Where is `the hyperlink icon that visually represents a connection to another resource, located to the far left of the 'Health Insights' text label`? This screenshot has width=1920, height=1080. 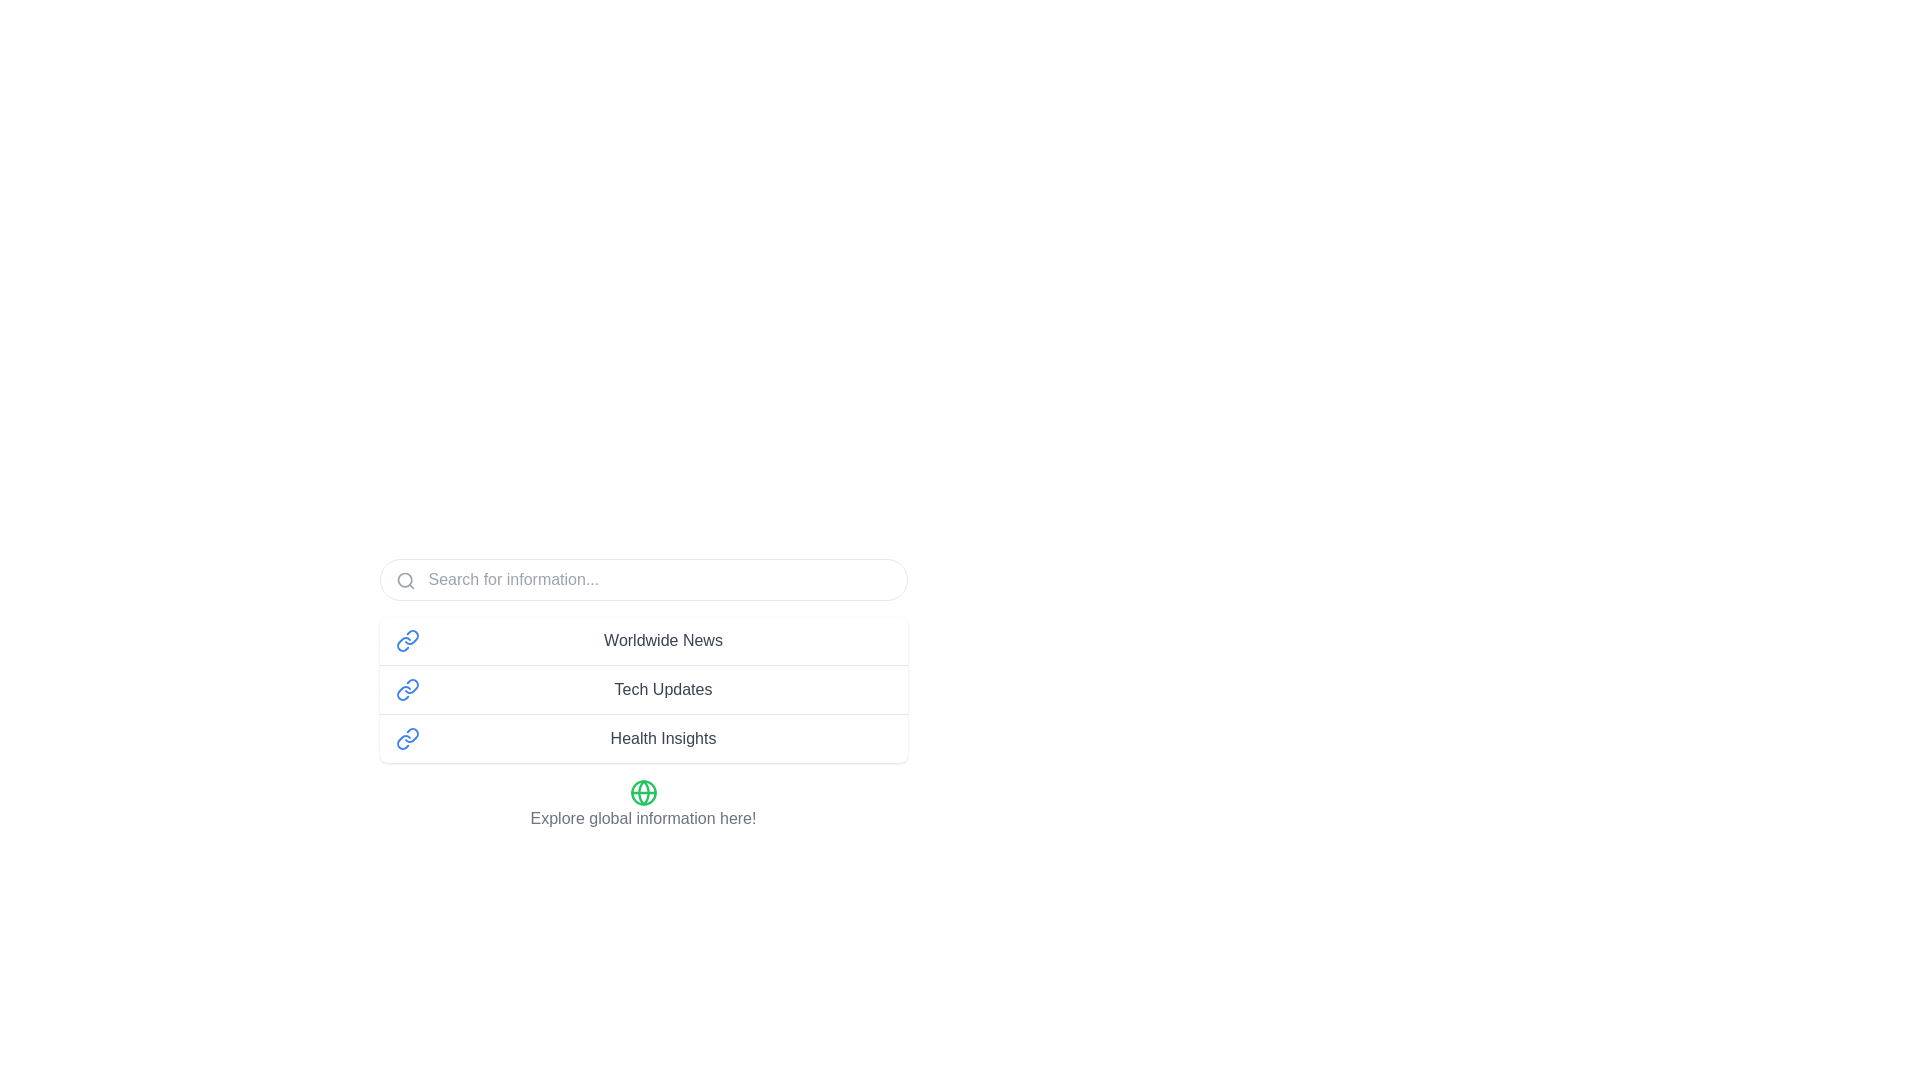
the hyperlink icon that visually represents a connection to another resource, located to the far left of the 'Health Insights' text label is located at coordinates (406, 739).